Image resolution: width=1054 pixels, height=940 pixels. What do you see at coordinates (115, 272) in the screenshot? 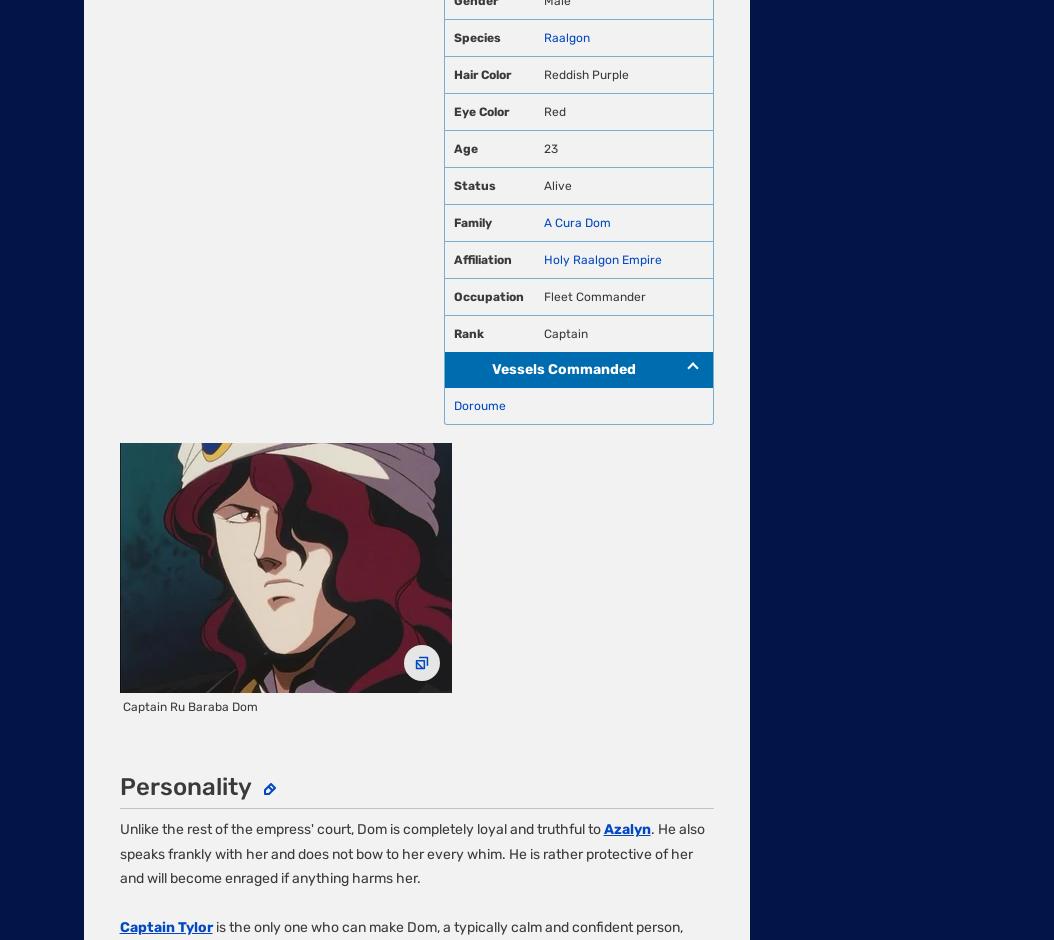
I see `'Overview'` at bounding box center [115, 272].